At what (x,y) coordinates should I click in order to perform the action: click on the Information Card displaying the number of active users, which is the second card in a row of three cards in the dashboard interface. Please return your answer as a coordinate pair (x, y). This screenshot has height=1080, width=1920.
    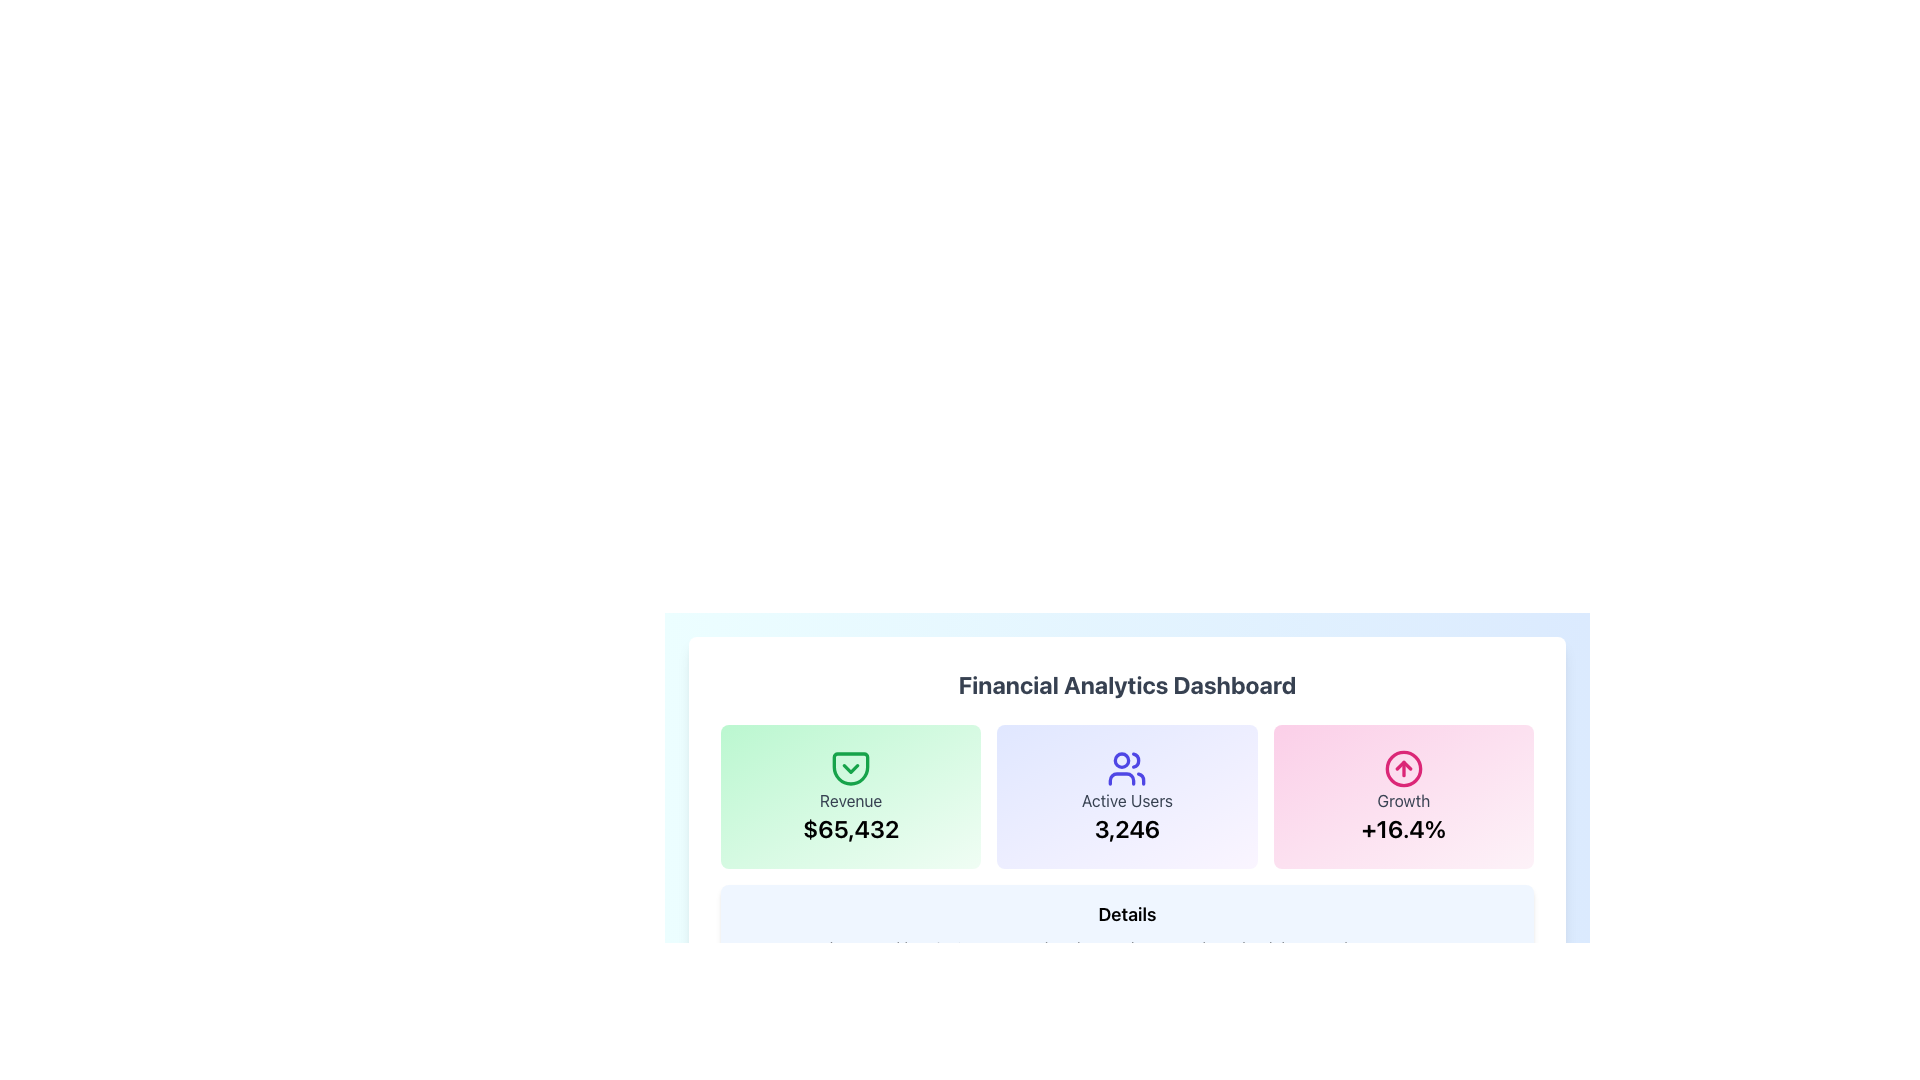
    Looking at the image, I should click on (1127, 796).